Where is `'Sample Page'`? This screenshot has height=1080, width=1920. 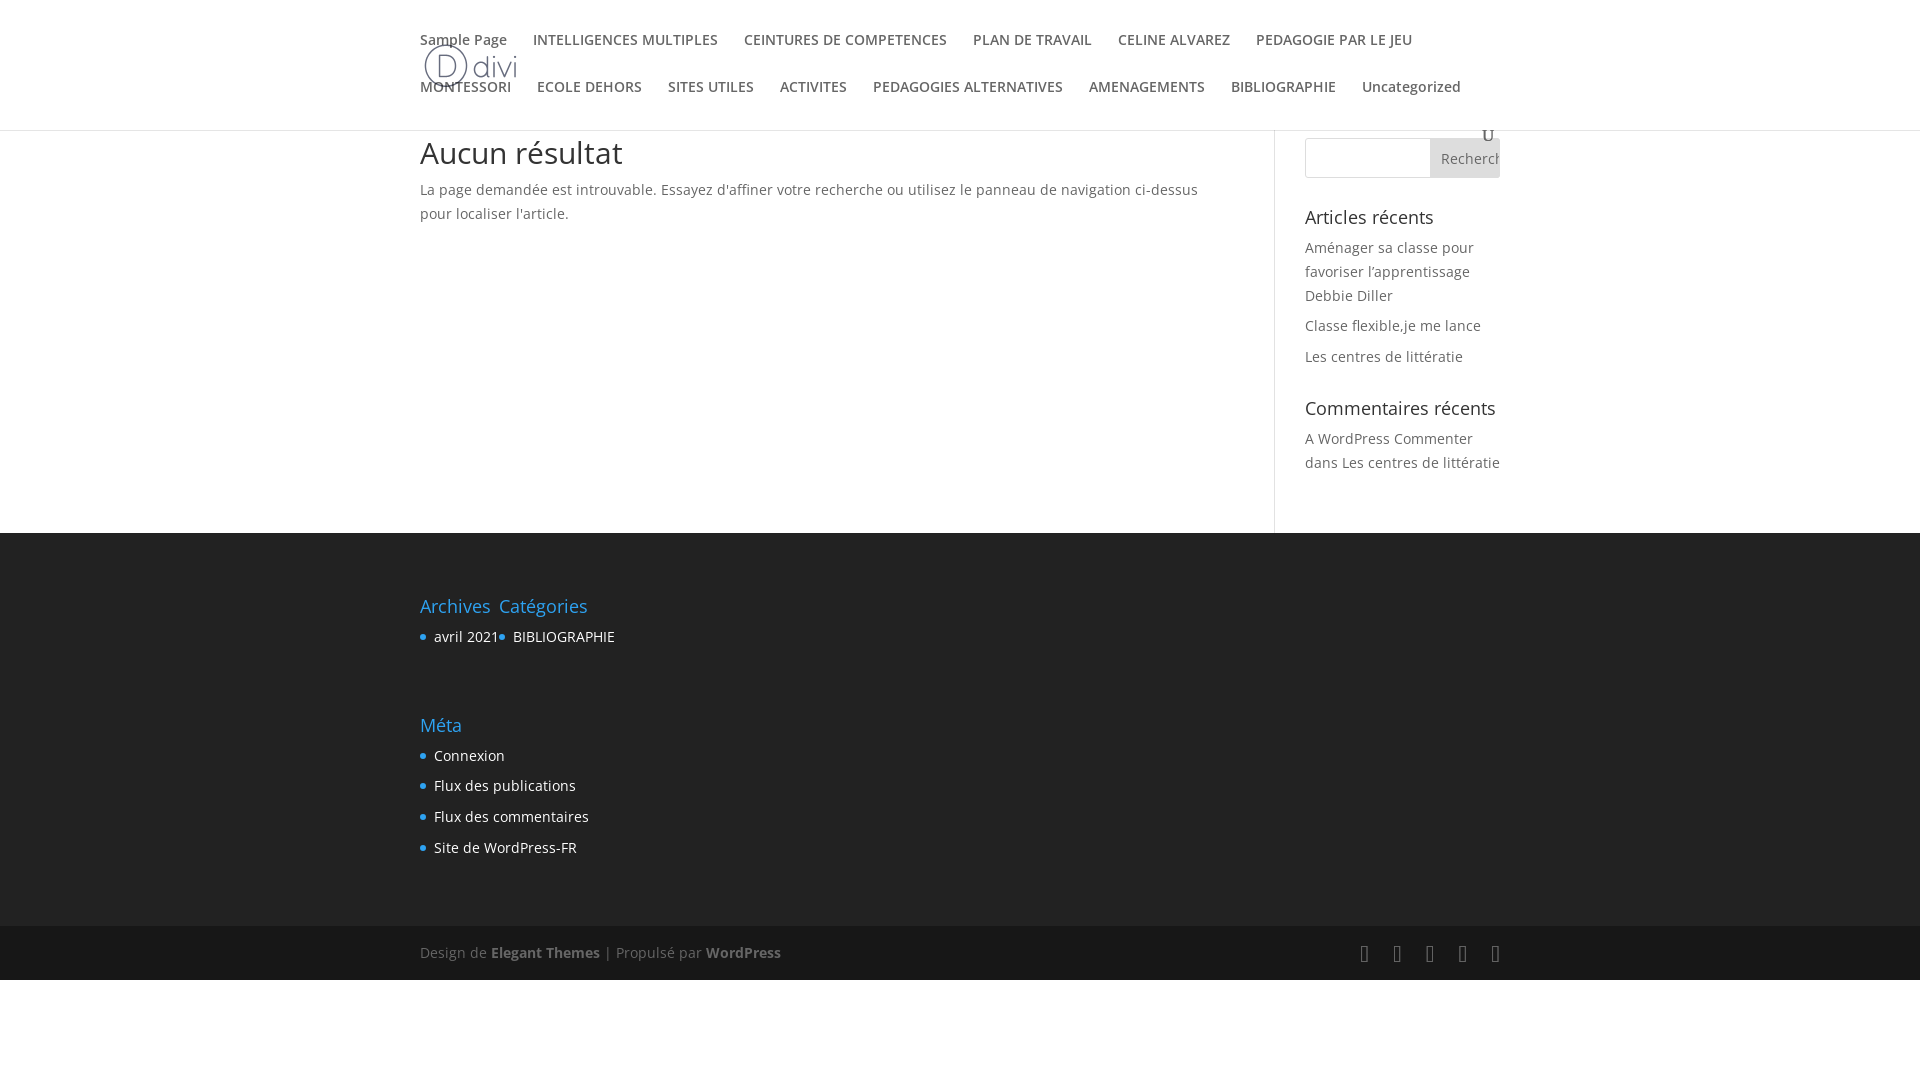 'Sample Page' is located at coordinates (462, 55).